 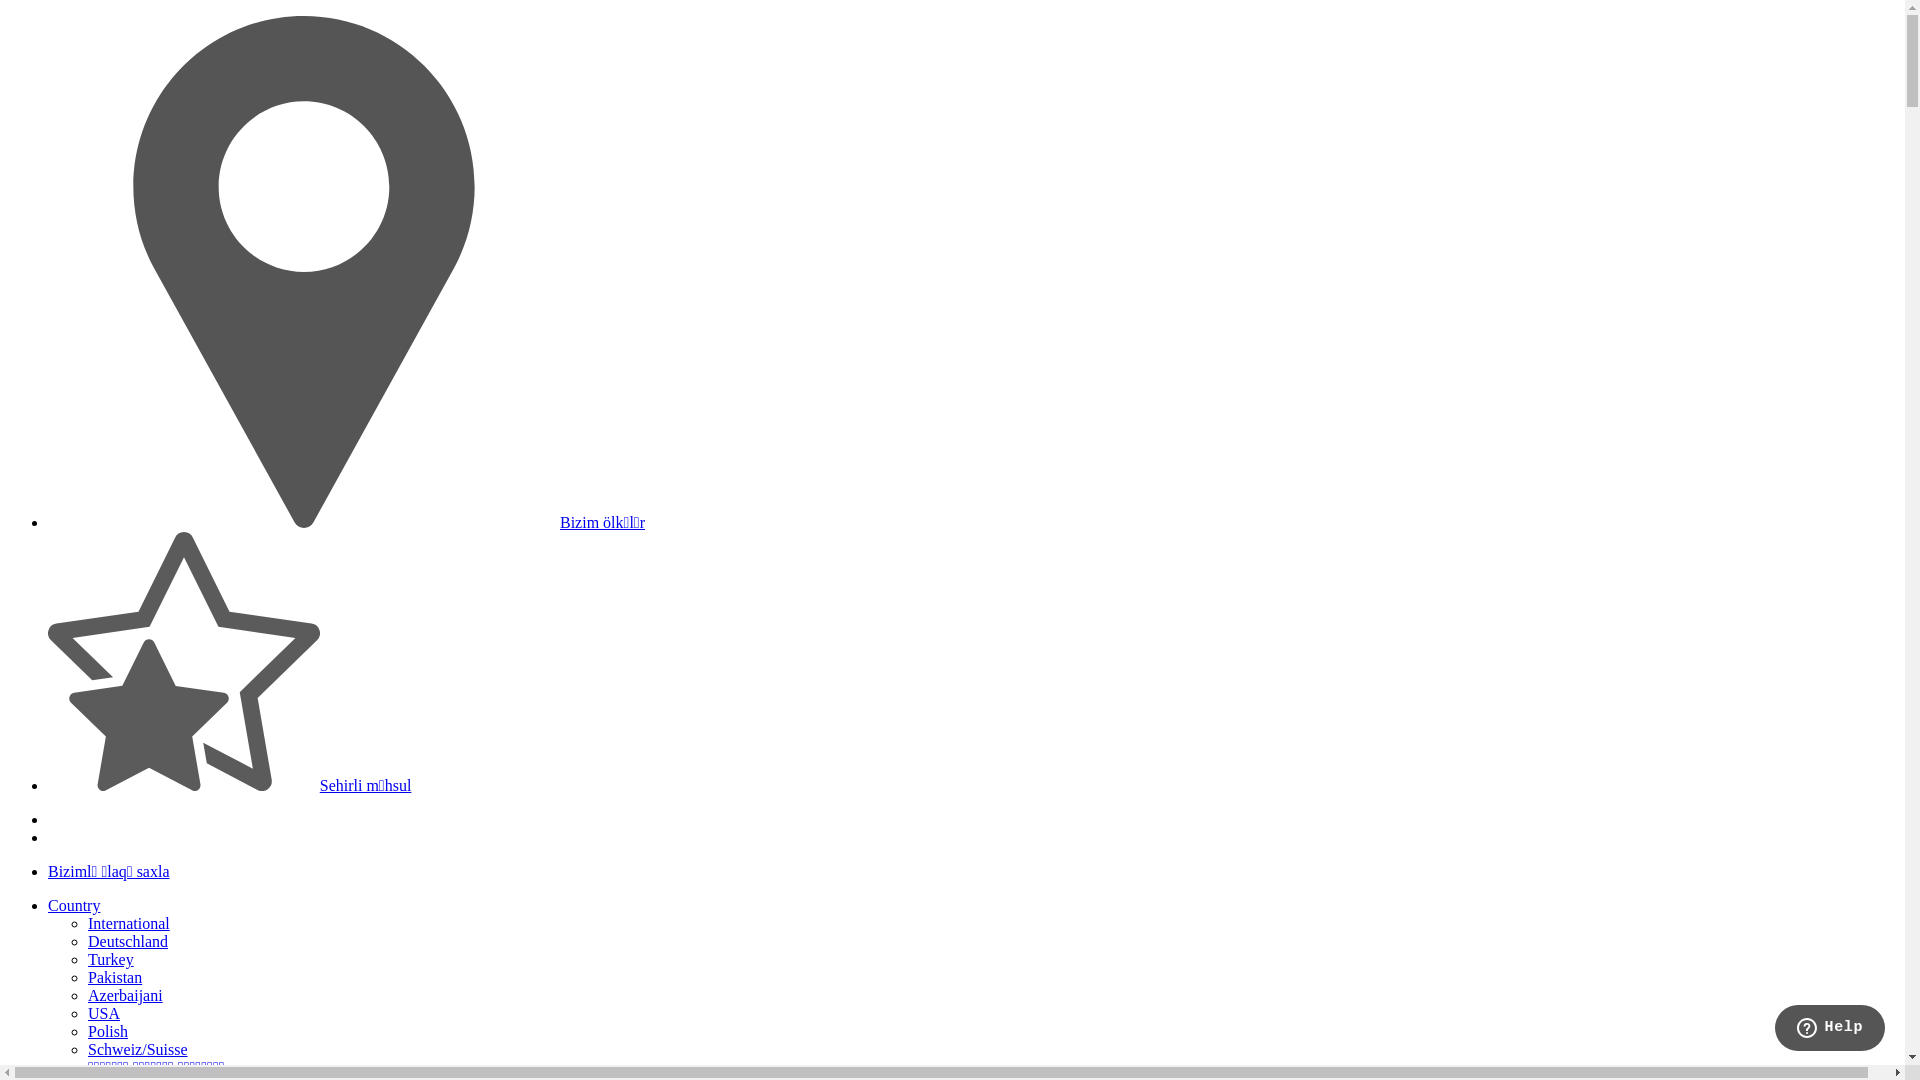 I want to click on 'Polish', so click(x=86, y=1031).